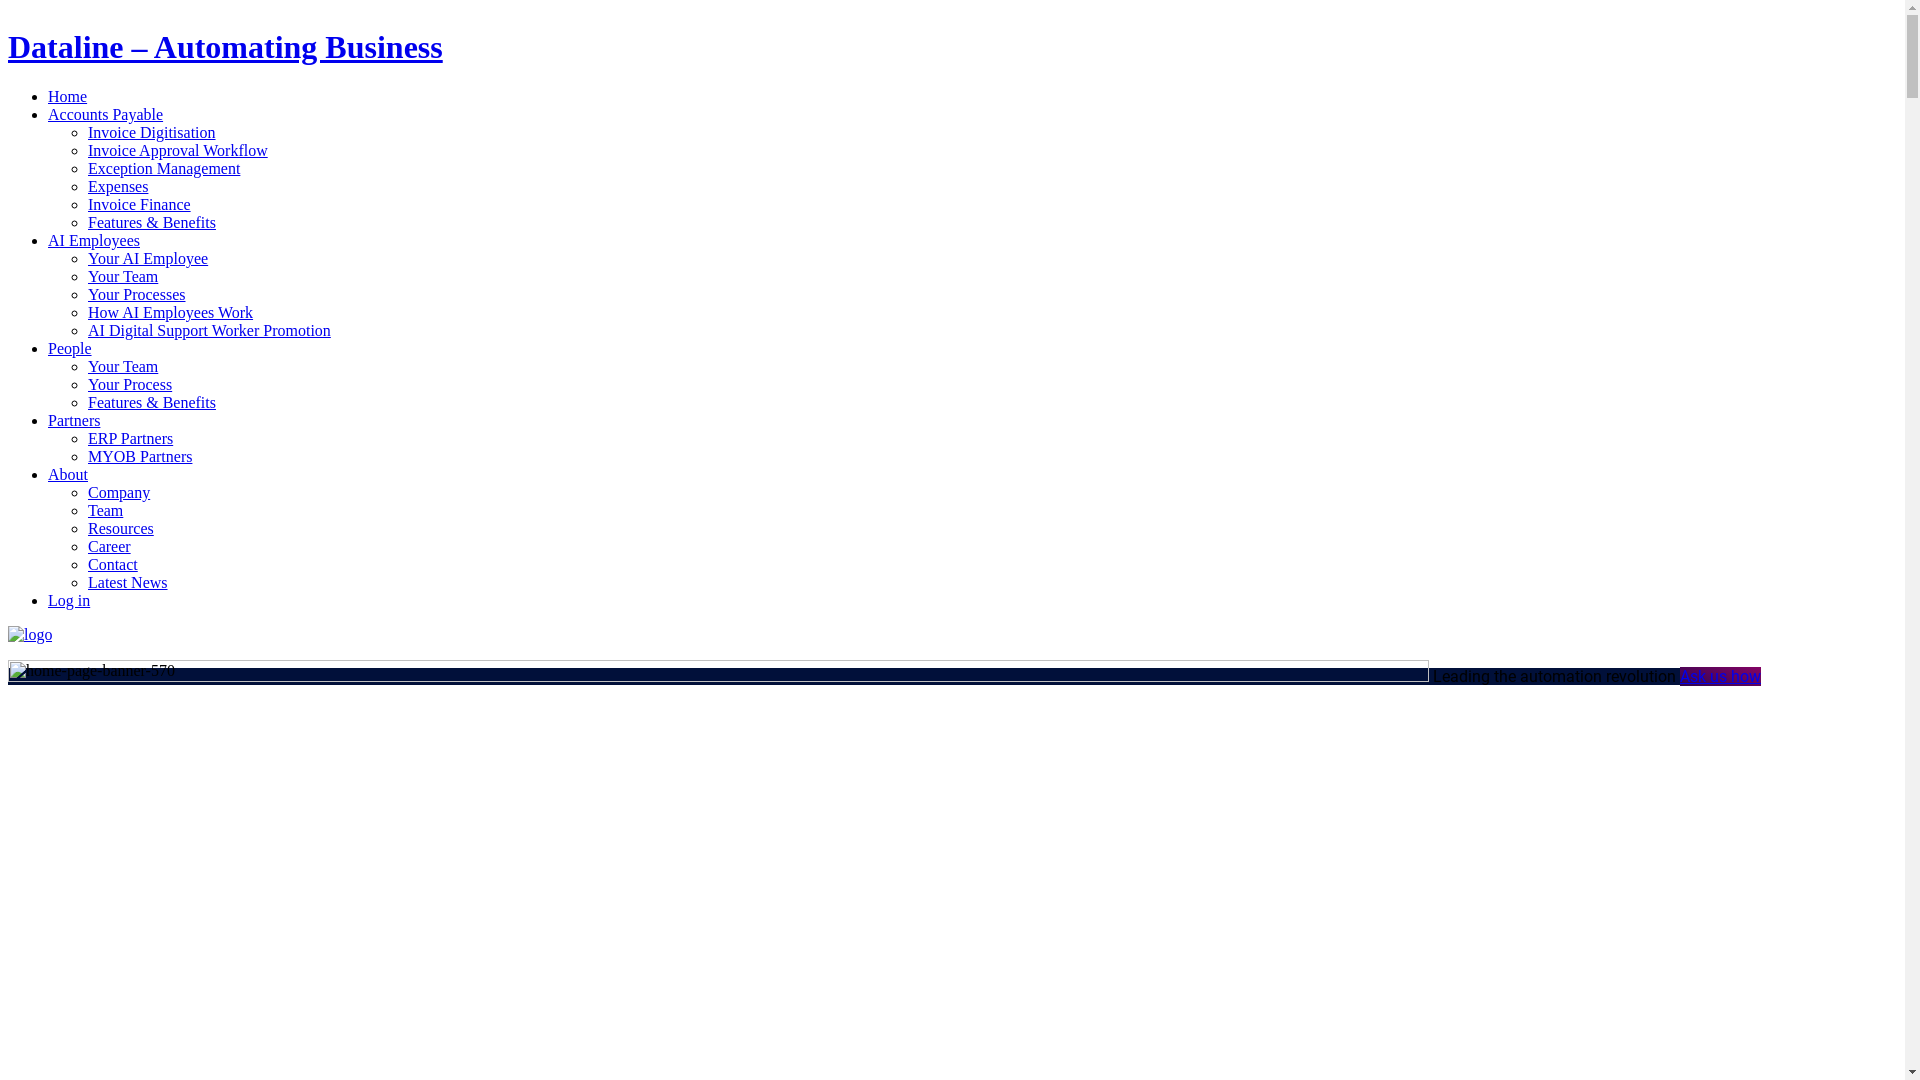  What do you see at coordinates (70, 347) in the screenshot?
I see `'People'` at bounding box center [70, 347].